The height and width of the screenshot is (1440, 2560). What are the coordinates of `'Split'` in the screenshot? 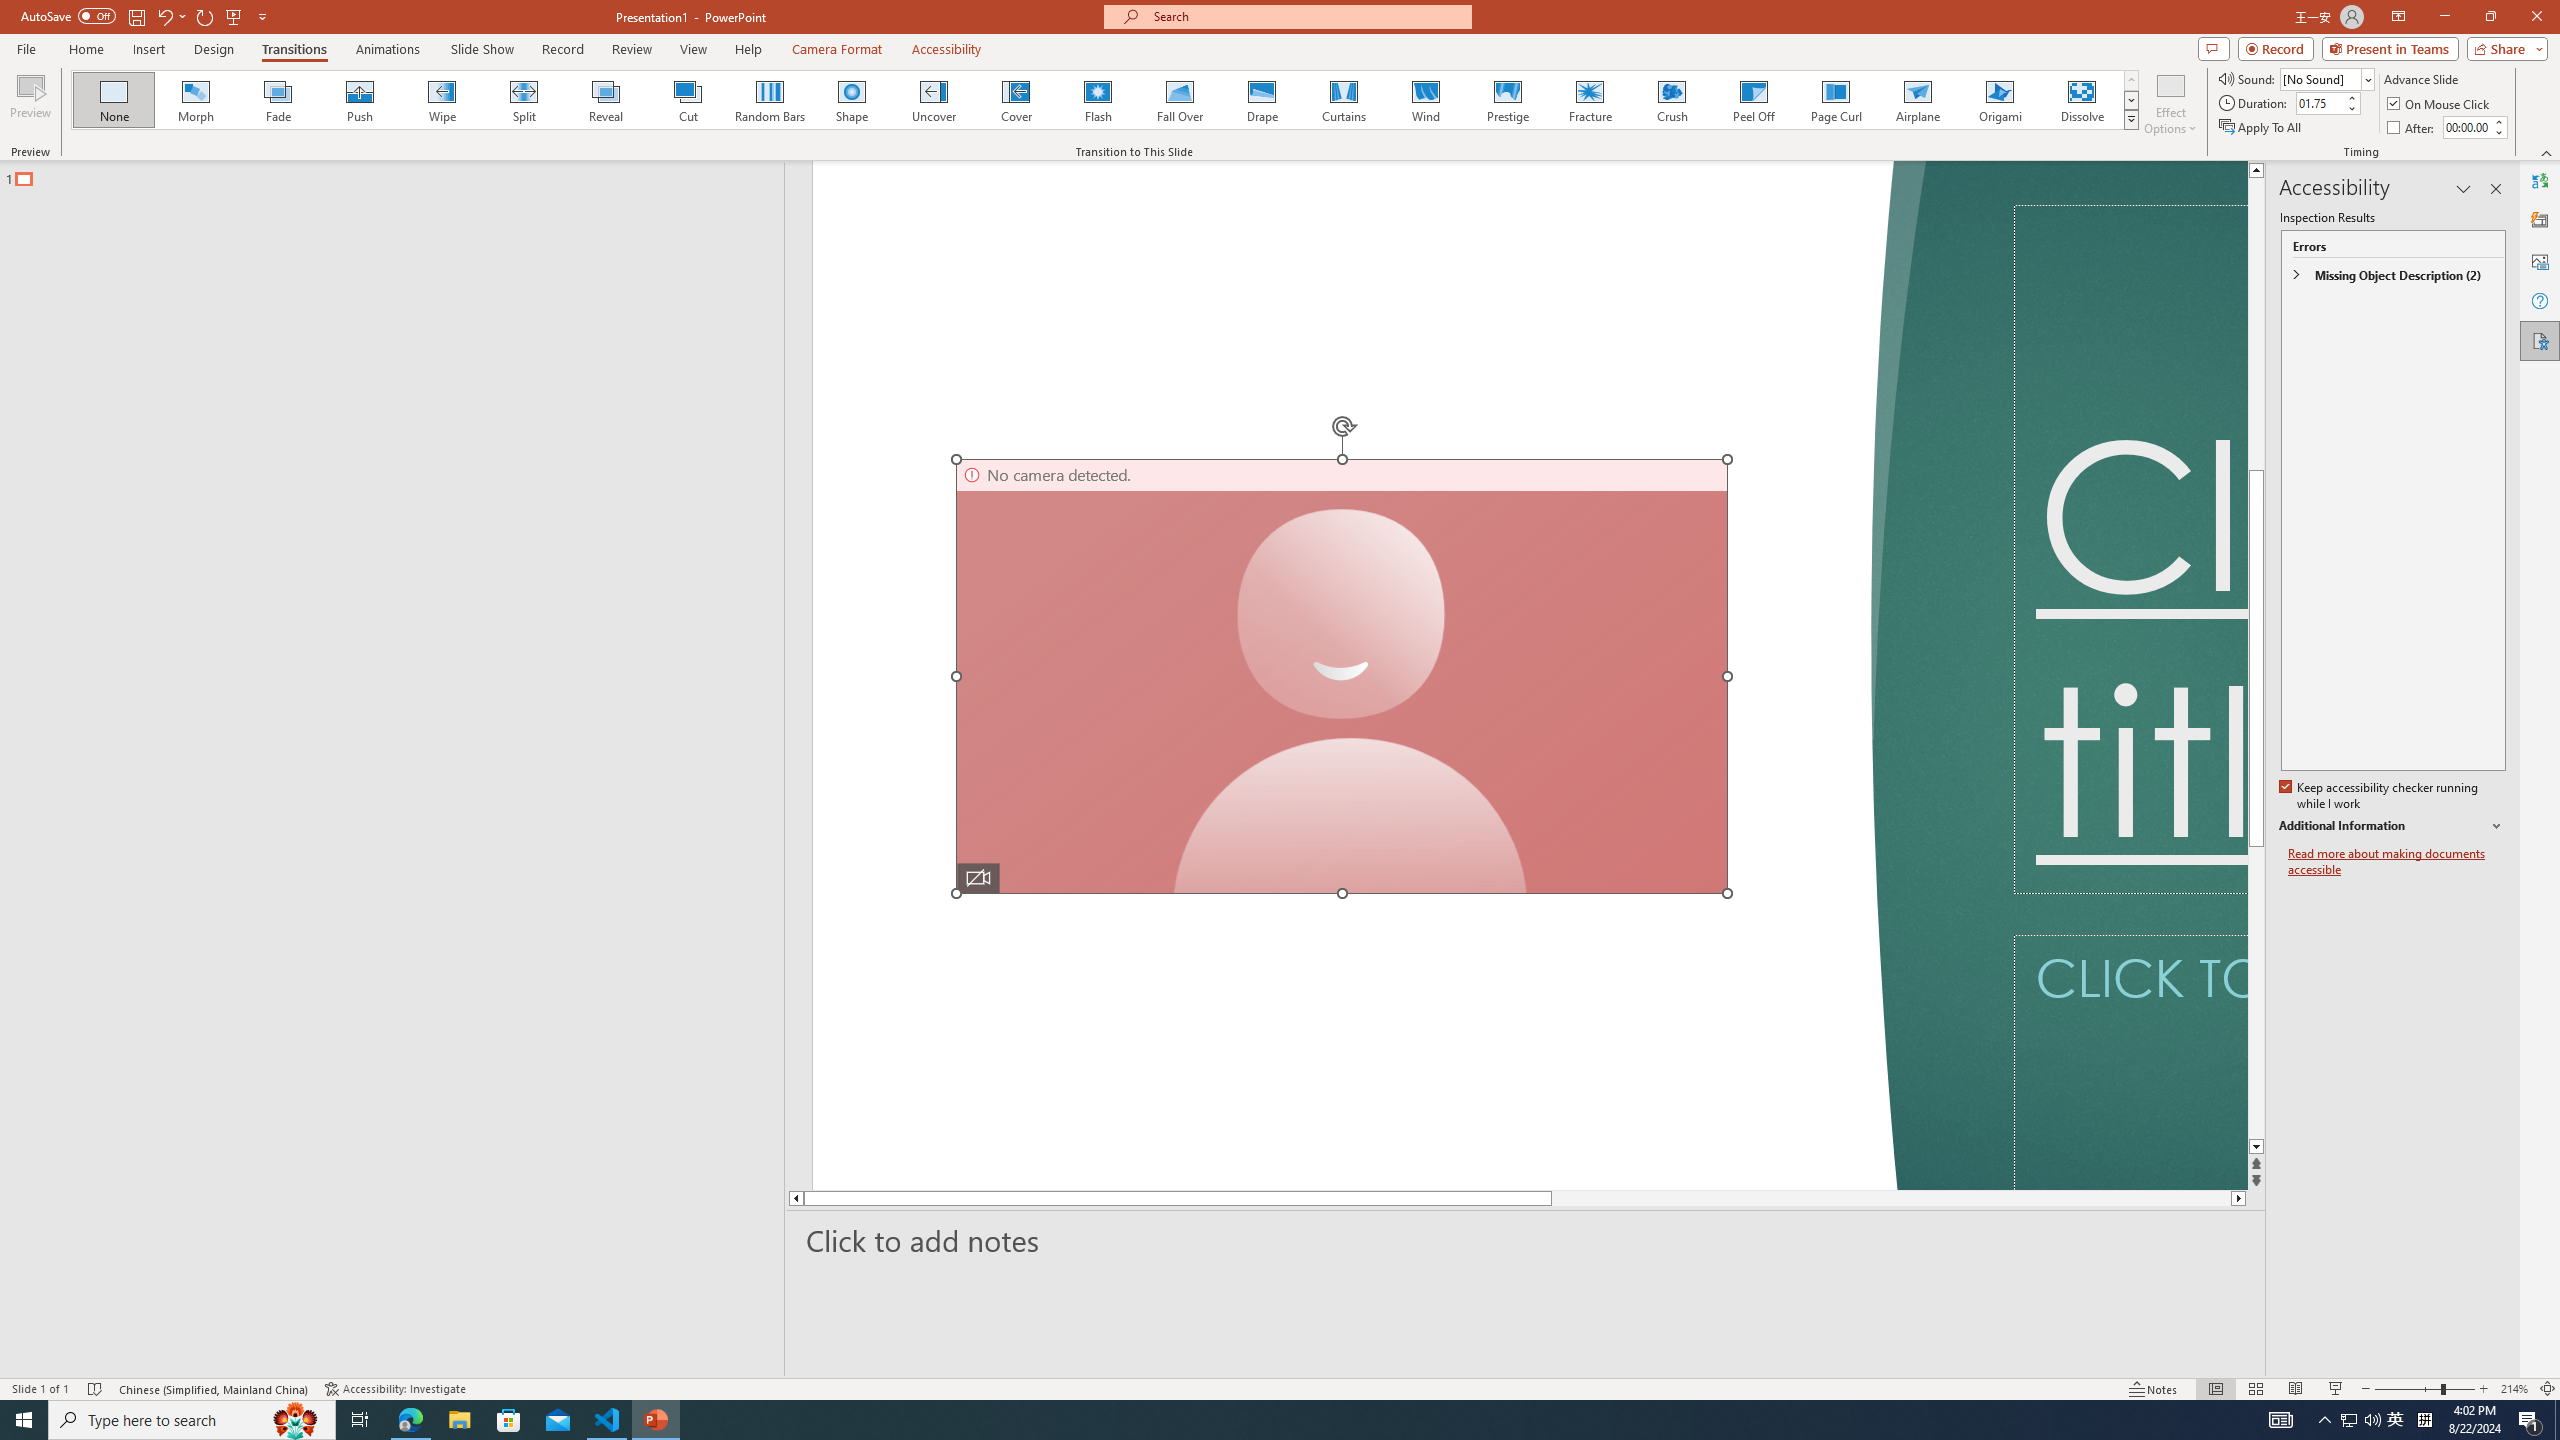 It's located at (523, 99).